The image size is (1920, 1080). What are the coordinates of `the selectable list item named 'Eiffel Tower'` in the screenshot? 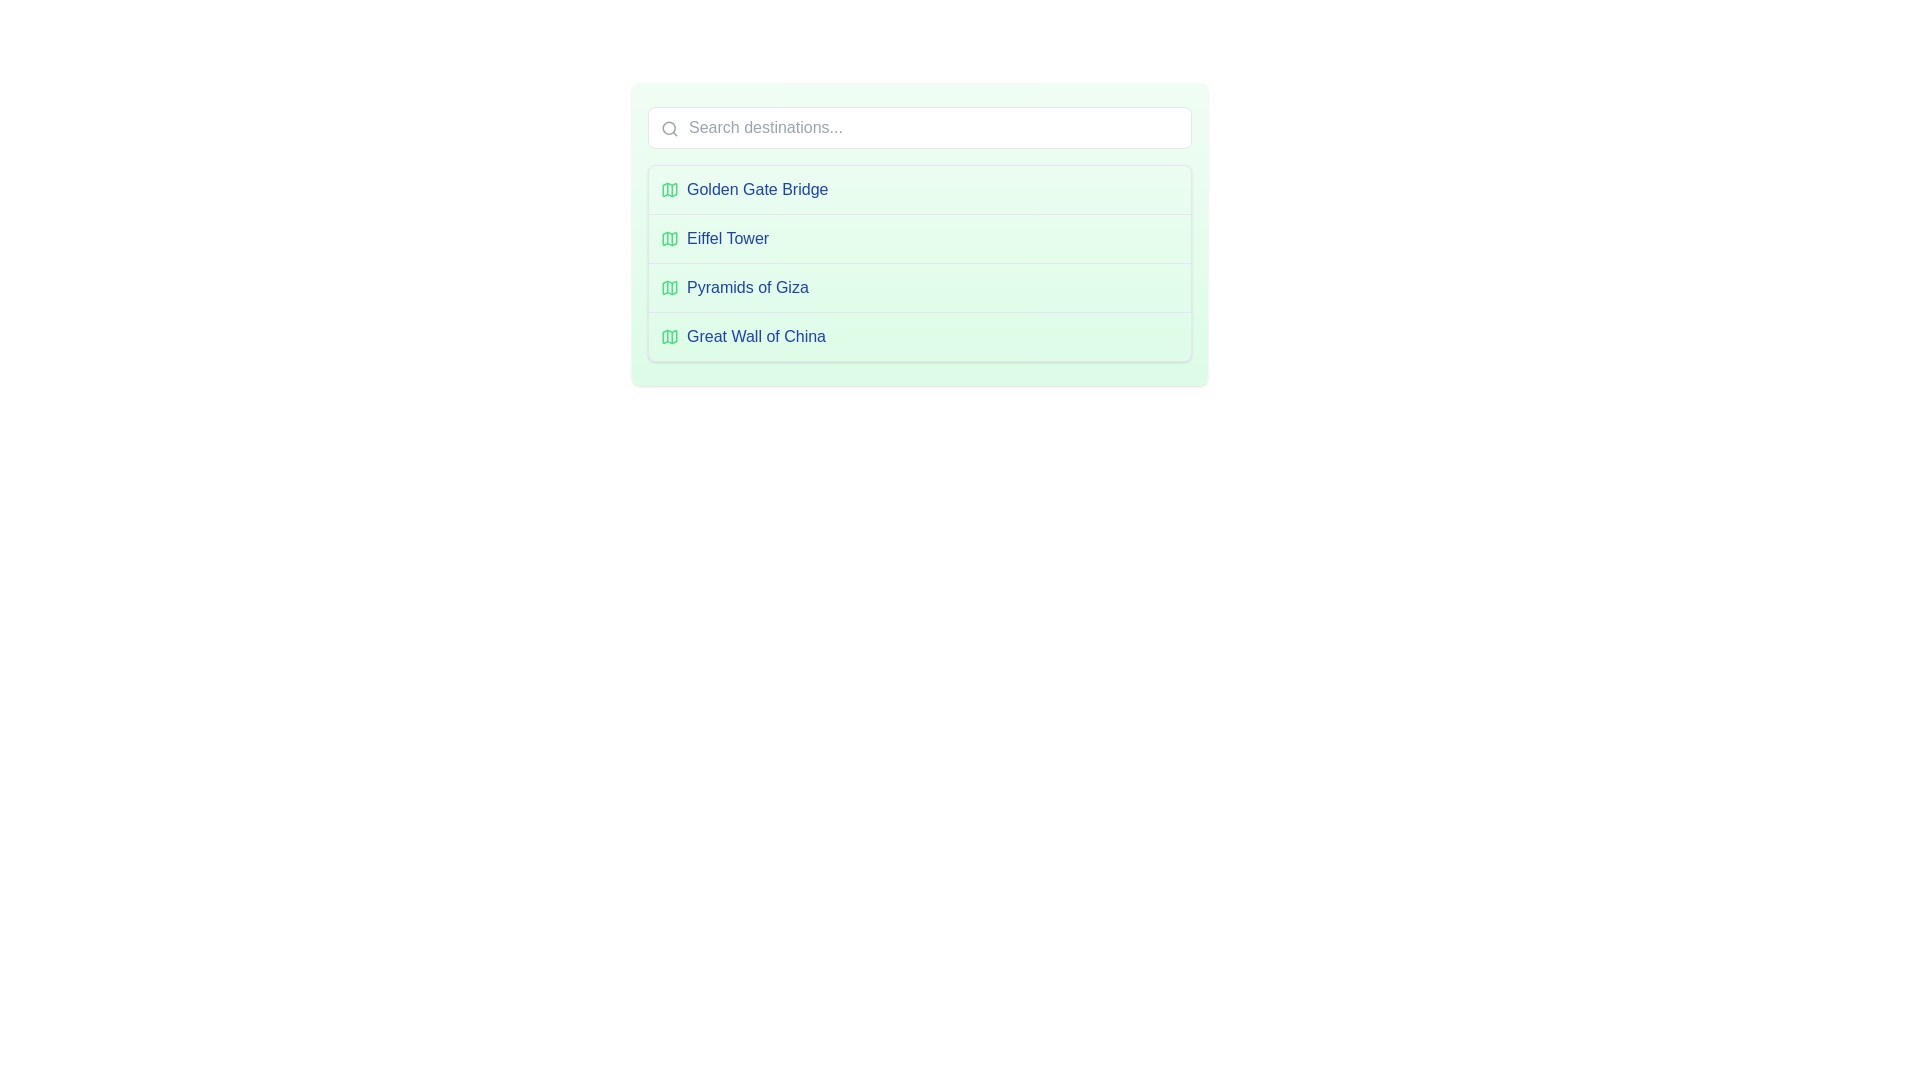 It's located at (919, 237).